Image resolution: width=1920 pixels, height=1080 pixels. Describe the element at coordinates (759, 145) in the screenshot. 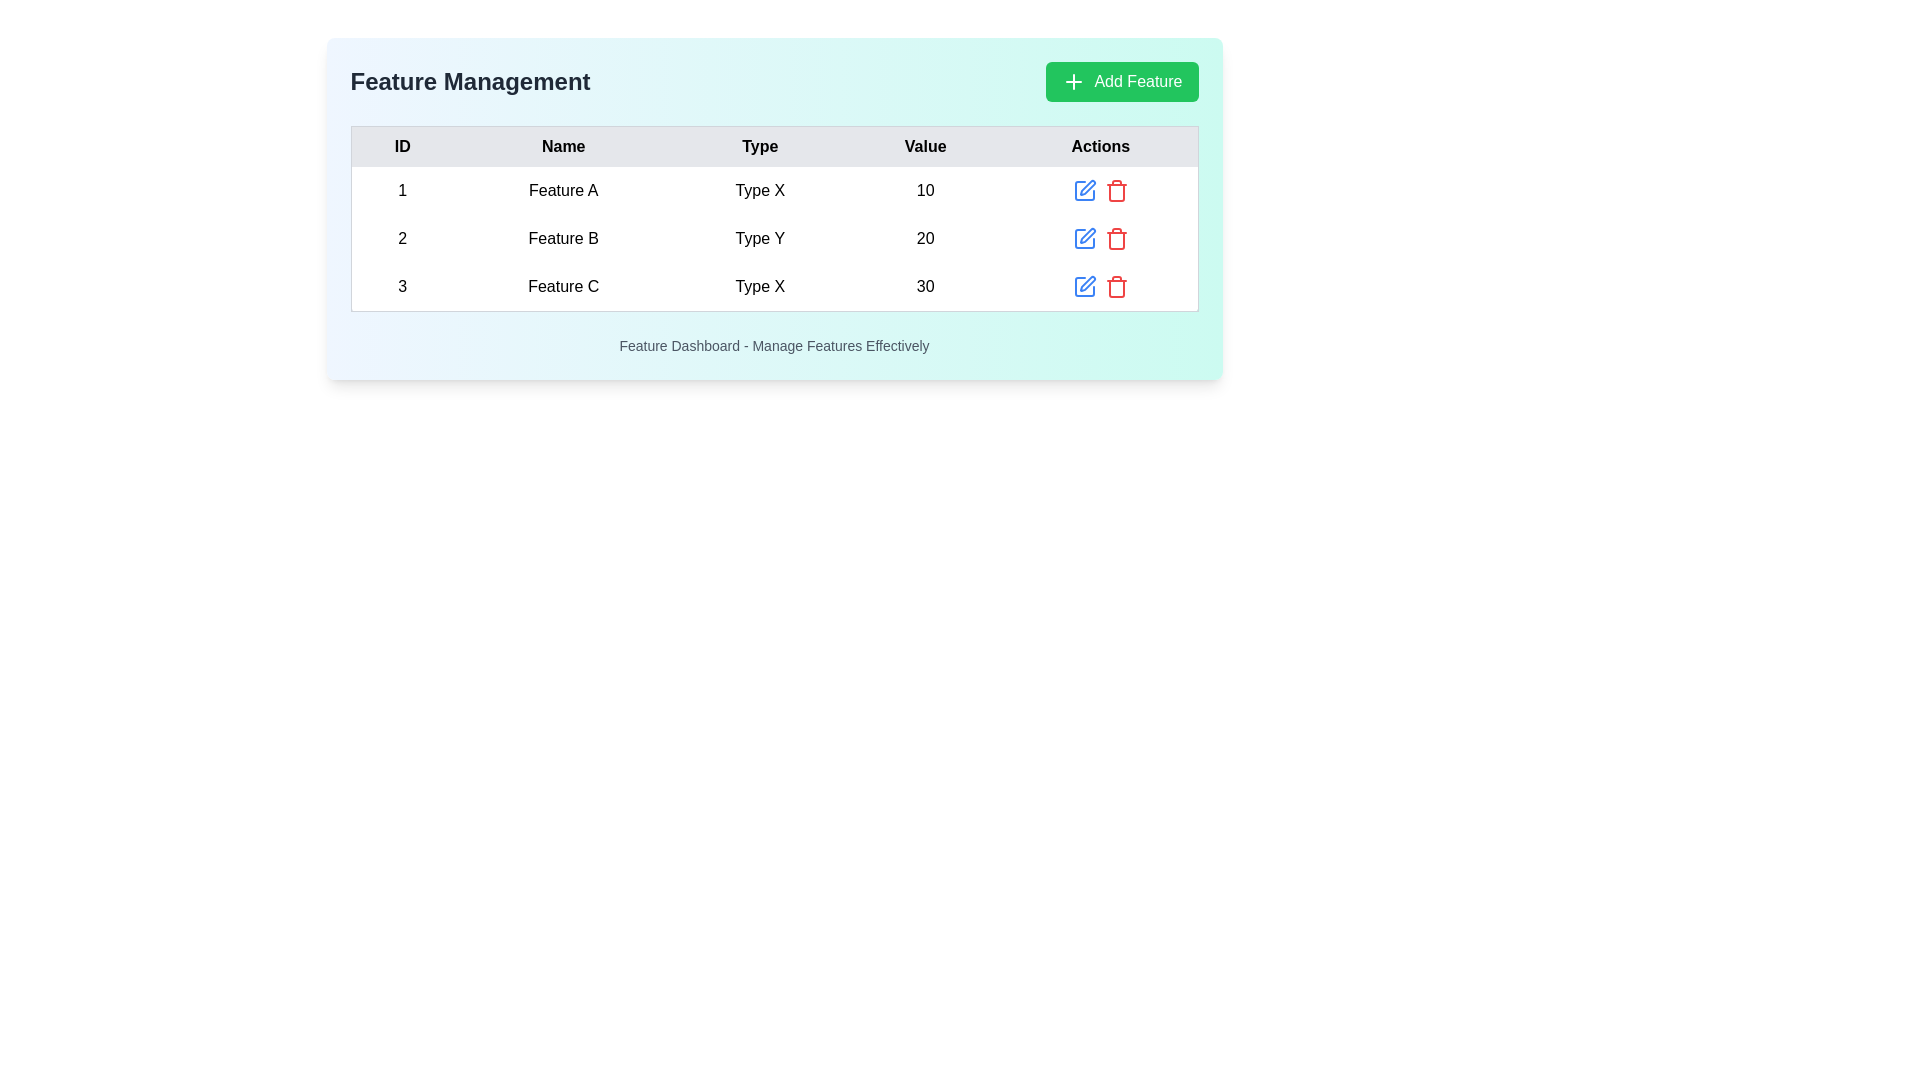

I see `the third column header cell in the table, which serves as a label for the corresponding column indicating the type of each entry` at that location.